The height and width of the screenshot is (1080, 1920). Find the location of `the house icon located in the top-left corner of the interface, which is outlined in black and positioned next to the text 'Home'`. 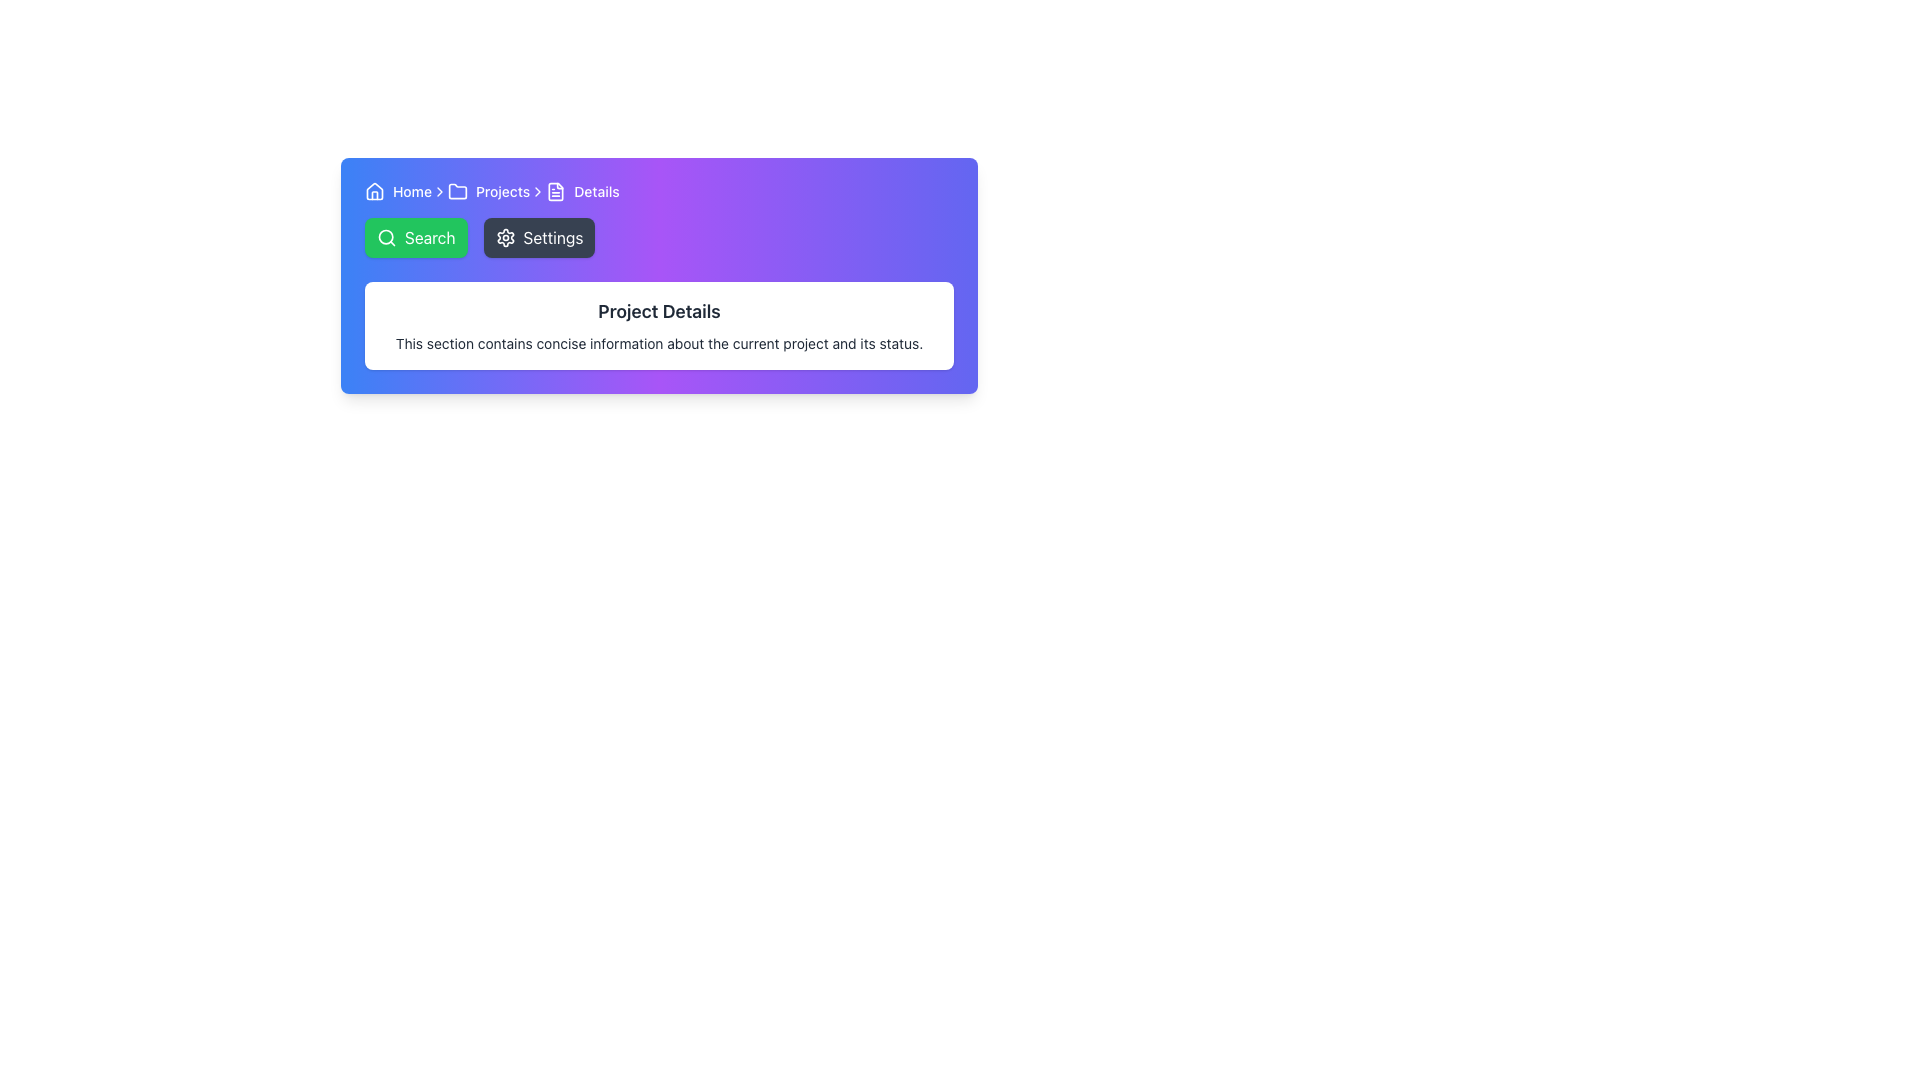

the house icon located in the top-left corner of the interface, which is outlined in black and positioned next to the text 'Home' is located at coordinates (374, 192).